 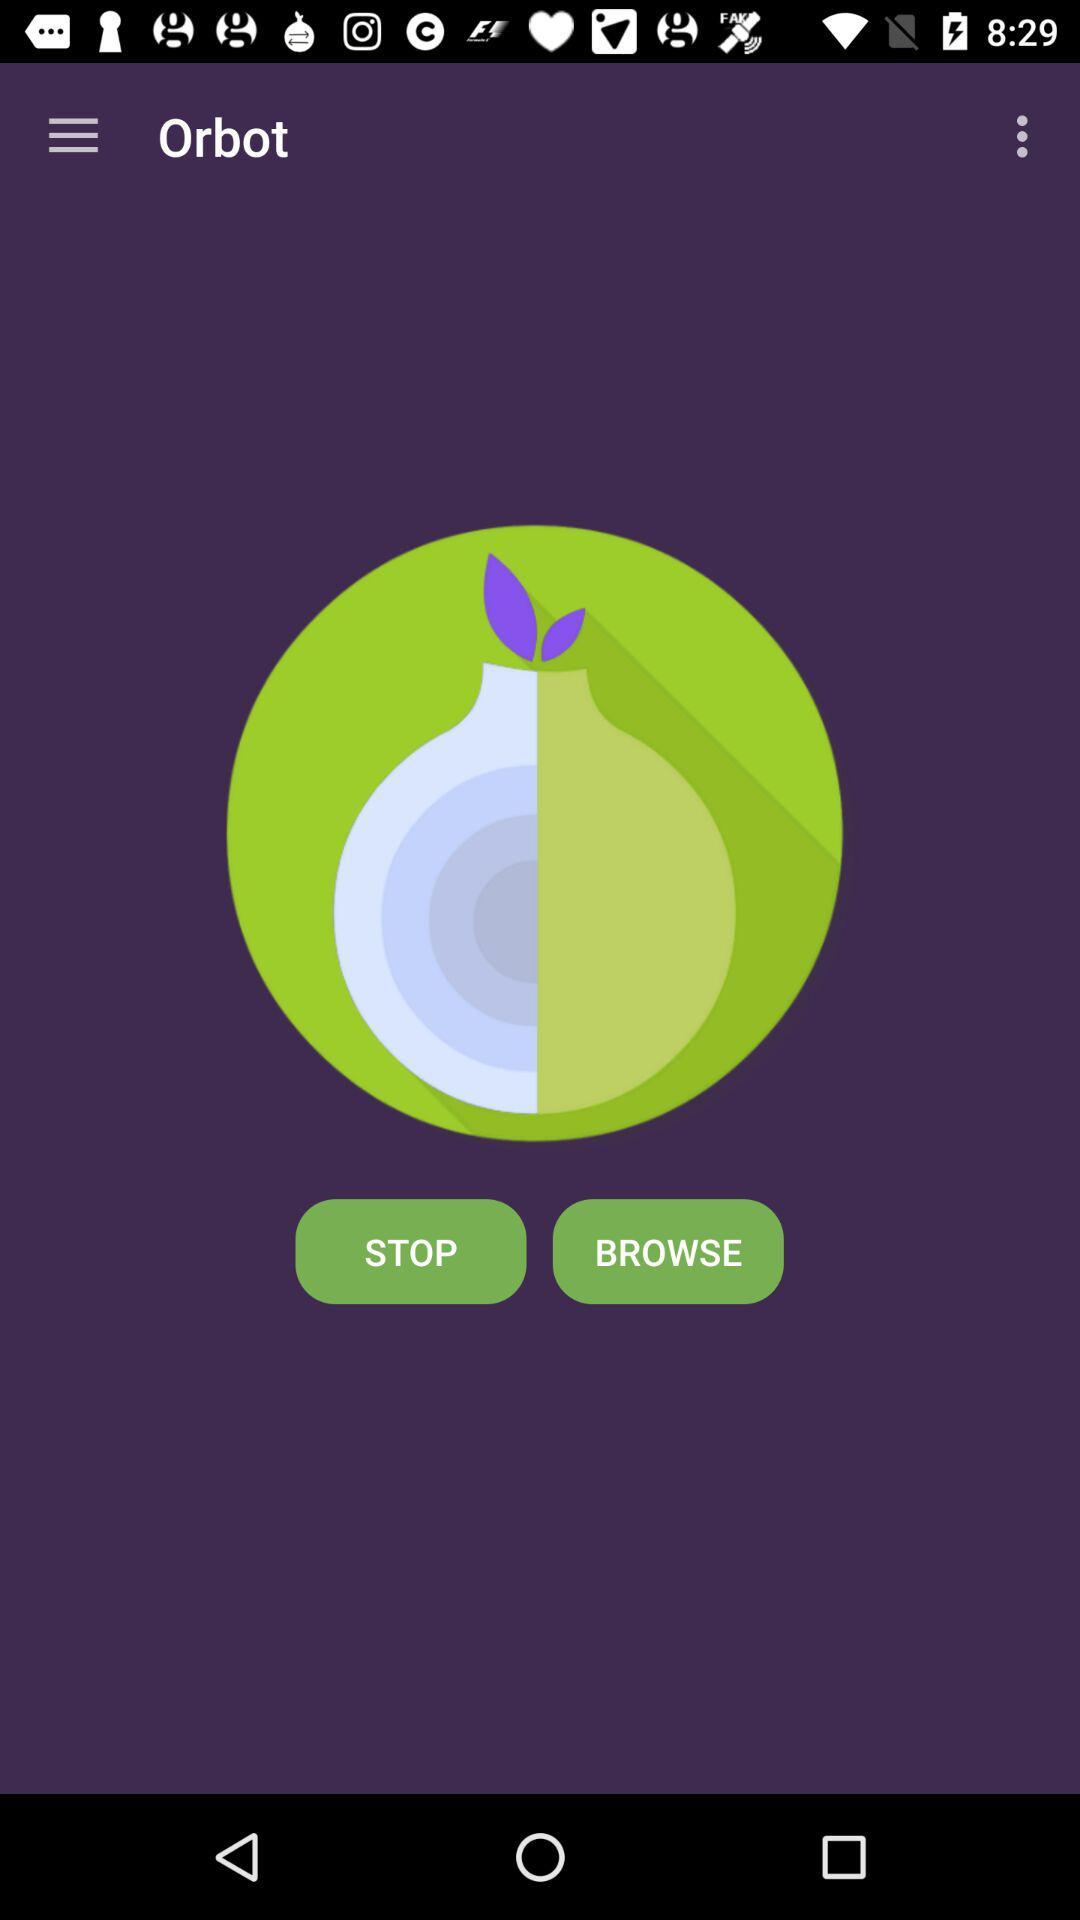 What do you see at coordinates (668, 1250) in the screenshot?
I see `browse icon` at bounding box center [668, 1250].